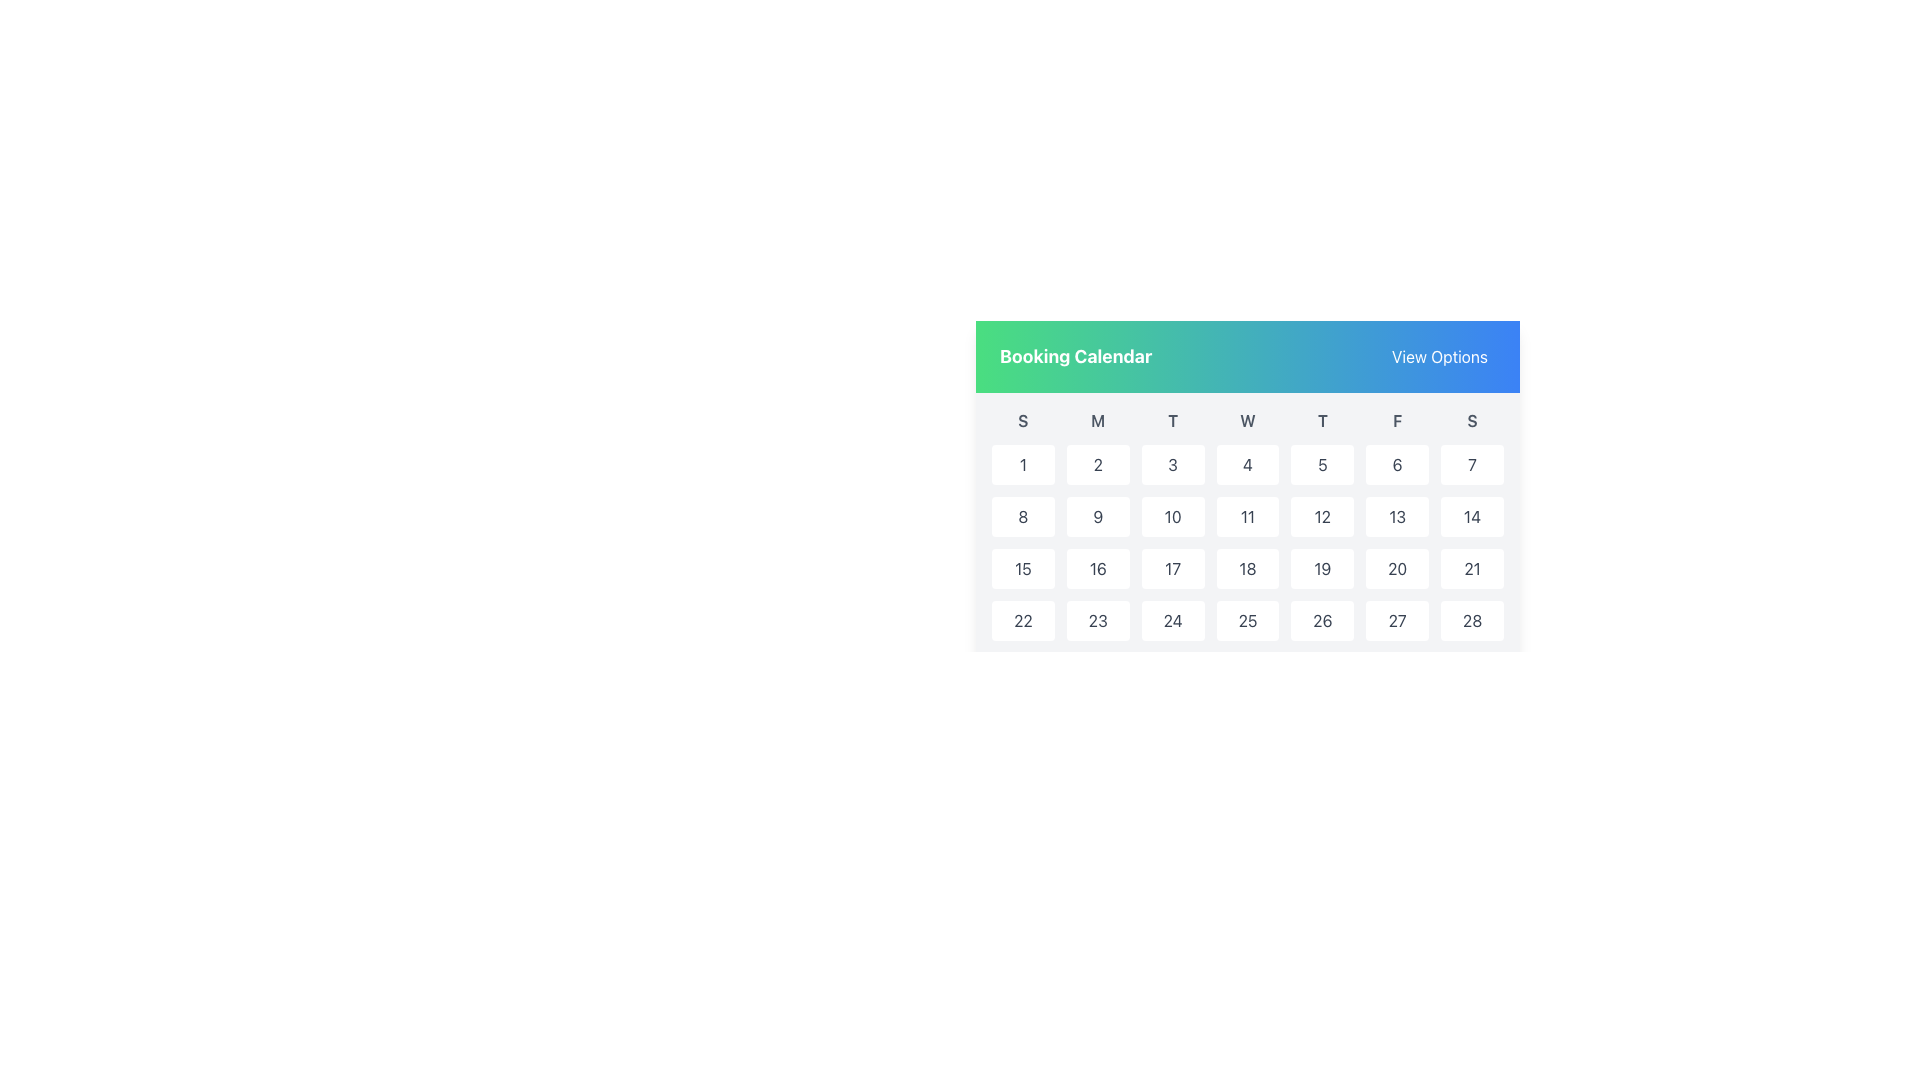 The height and width of the screenshot is (1080, 1920). What do you see at coordinates (1396, 620) in the screenshot?
I see `the date cell displaying the number '27' in the sixth column of the fifth row of the calendar grid` at bounding box center [1396, 620].